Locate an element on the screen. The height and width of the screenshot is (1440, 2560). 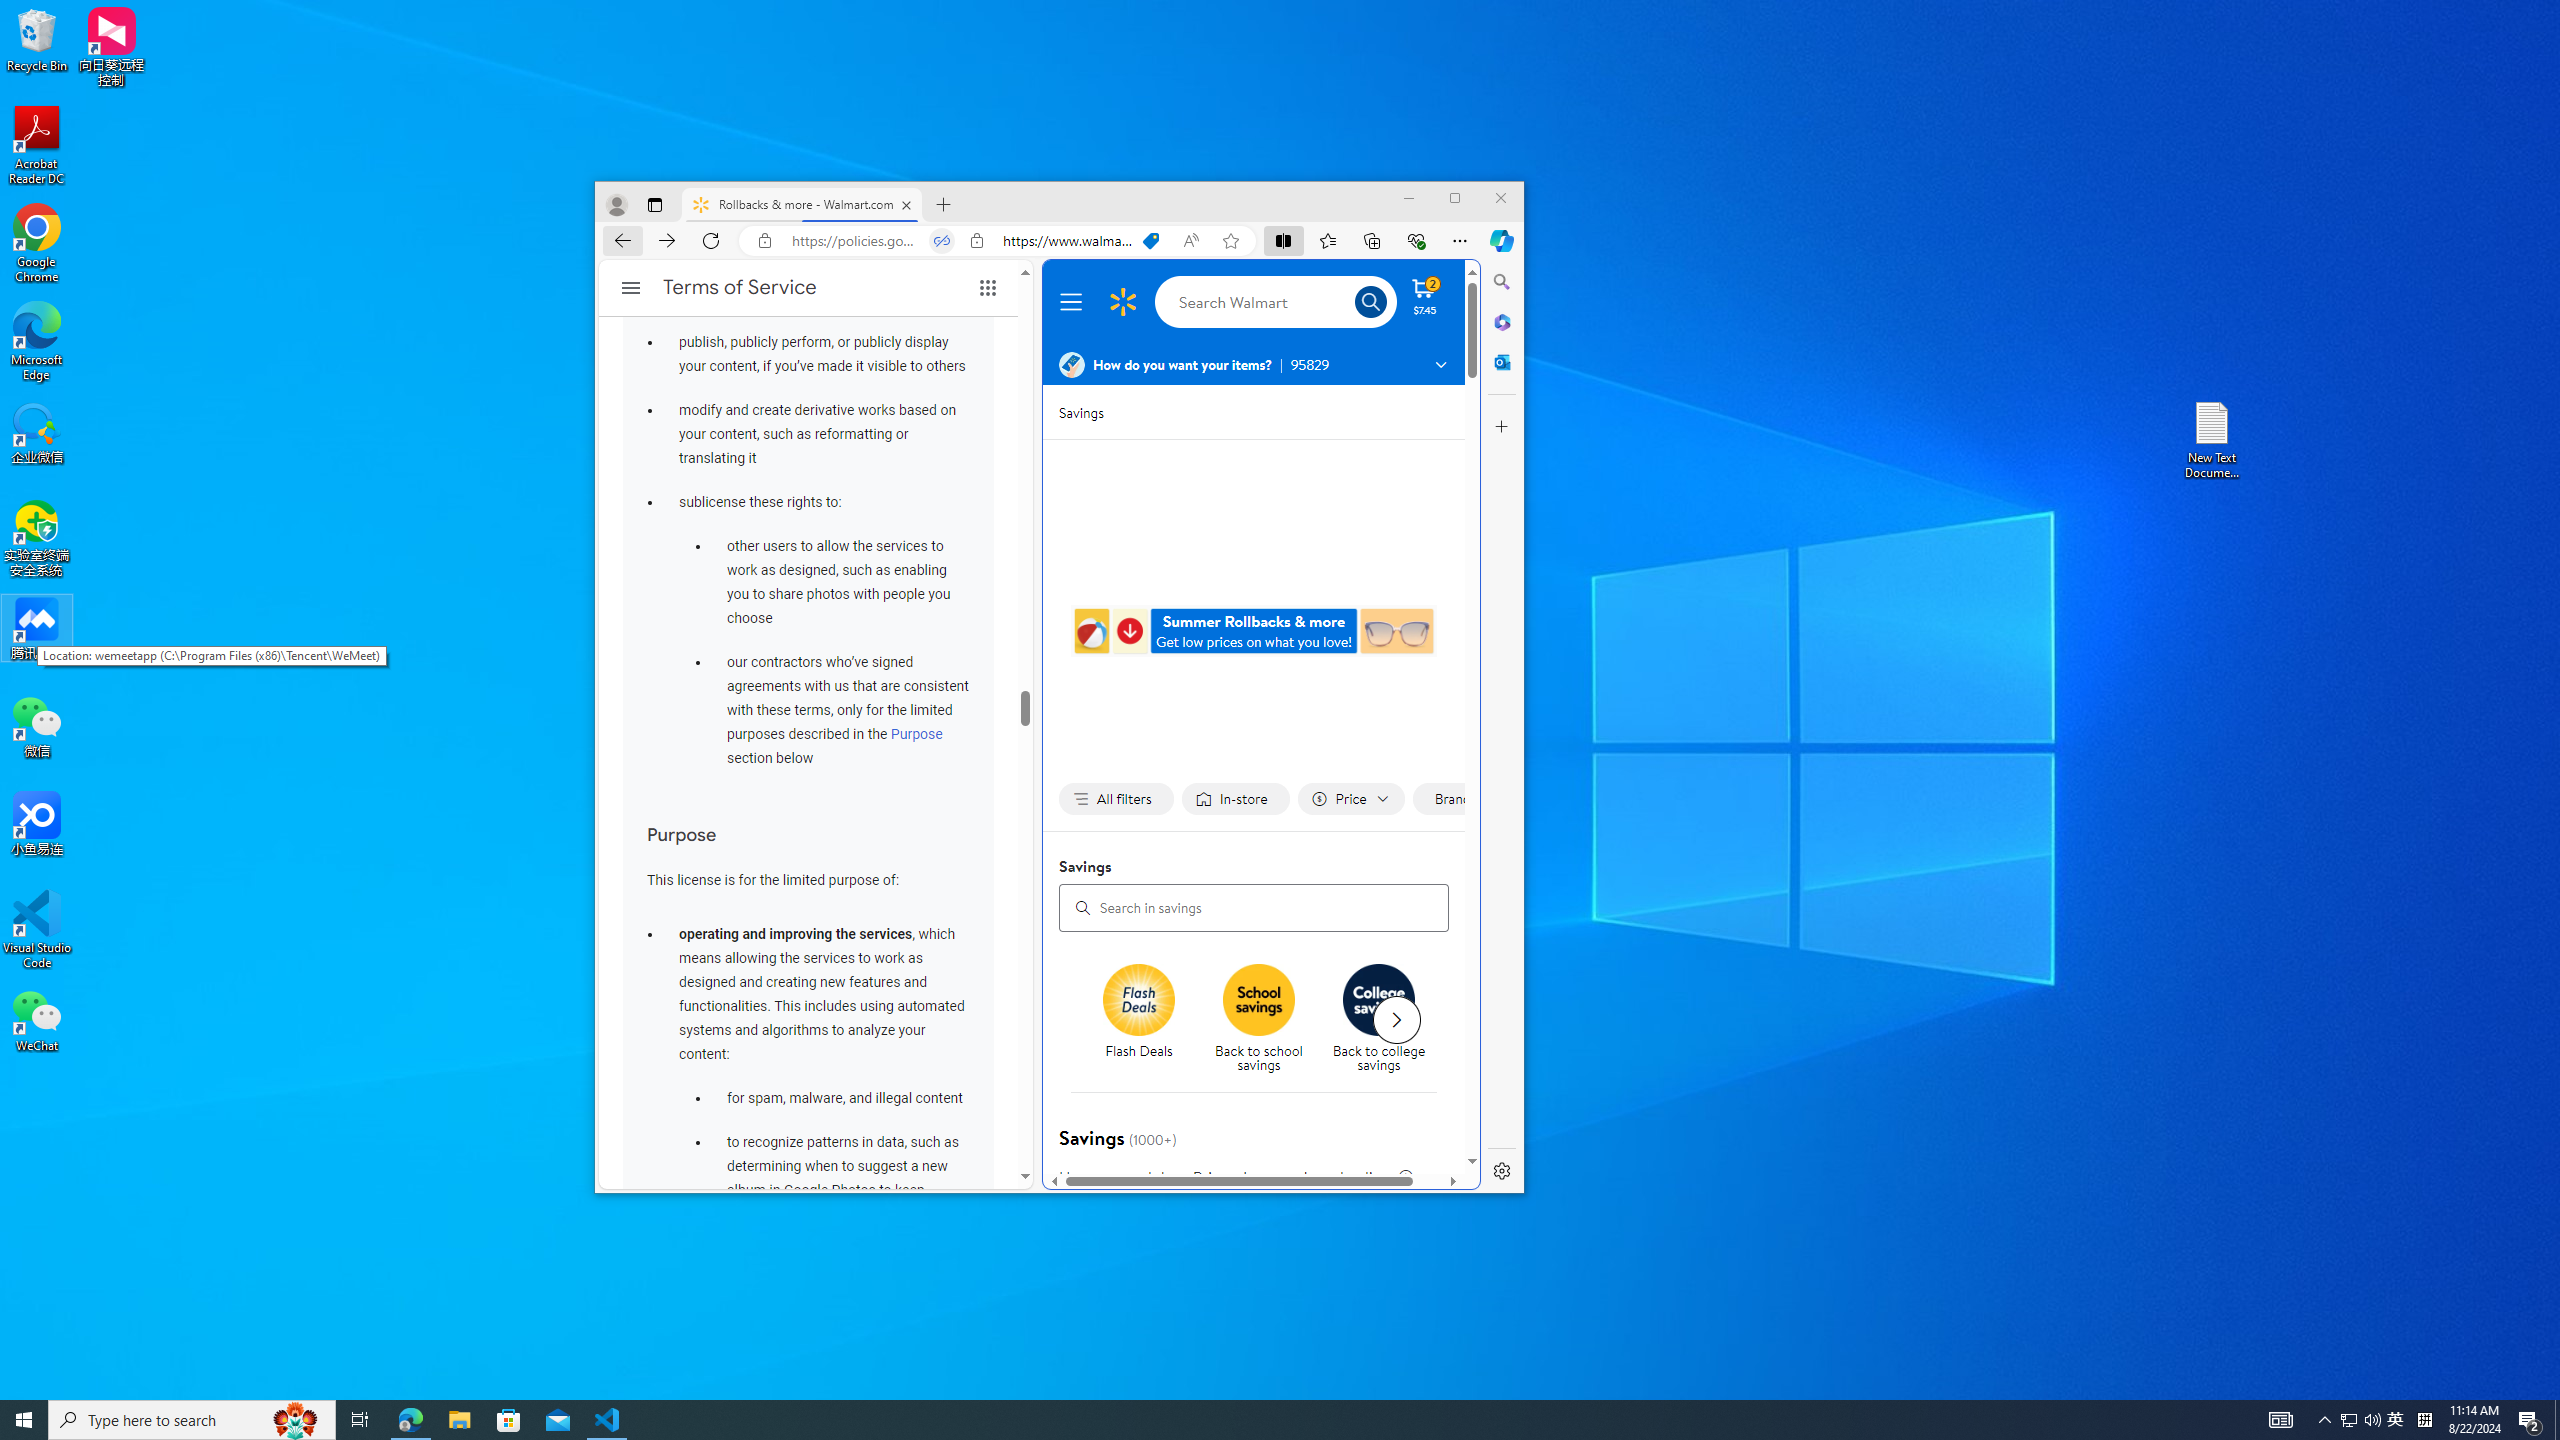
'New Text Document (2)' is located at coordinates (2213, 438).